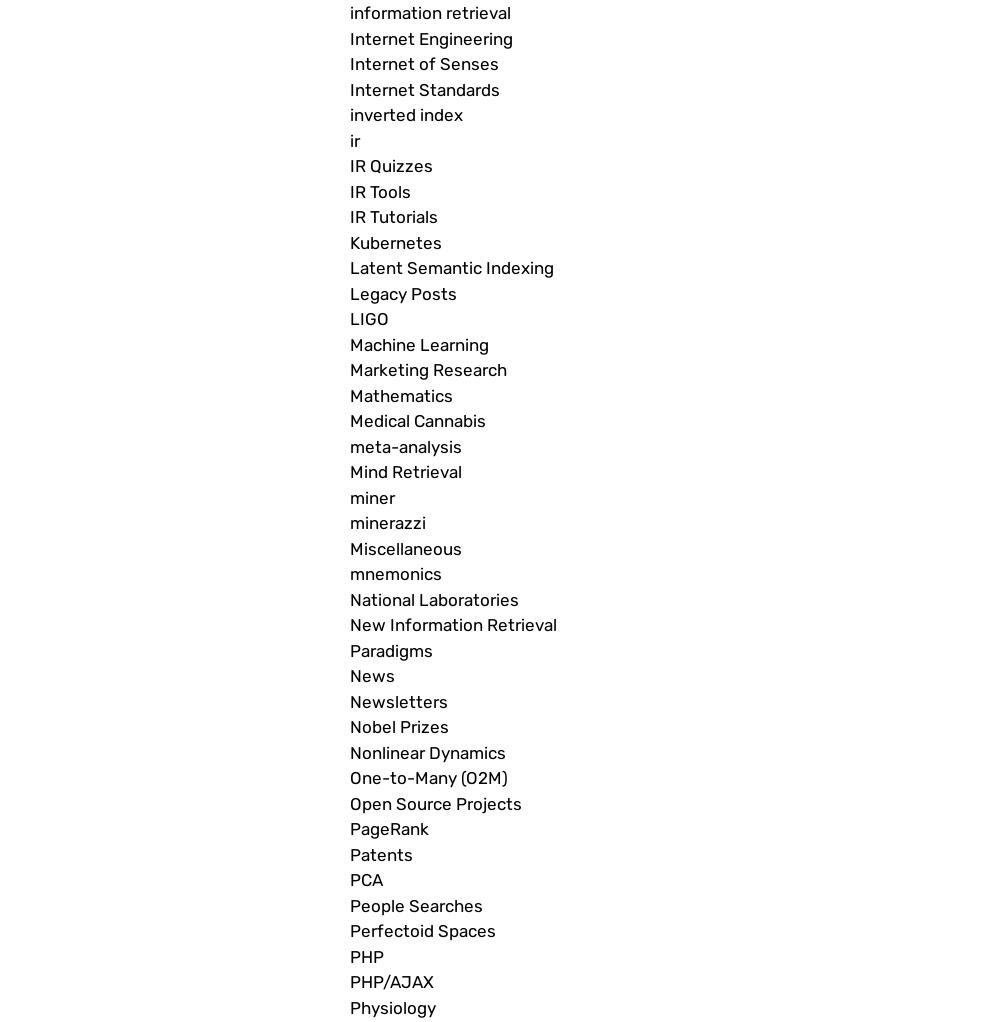 The image size is (1000, 1022). What do you see at coordinates (366, 954) in the screenshot?
I see `'PHP'` at bounding box center [366, 954].